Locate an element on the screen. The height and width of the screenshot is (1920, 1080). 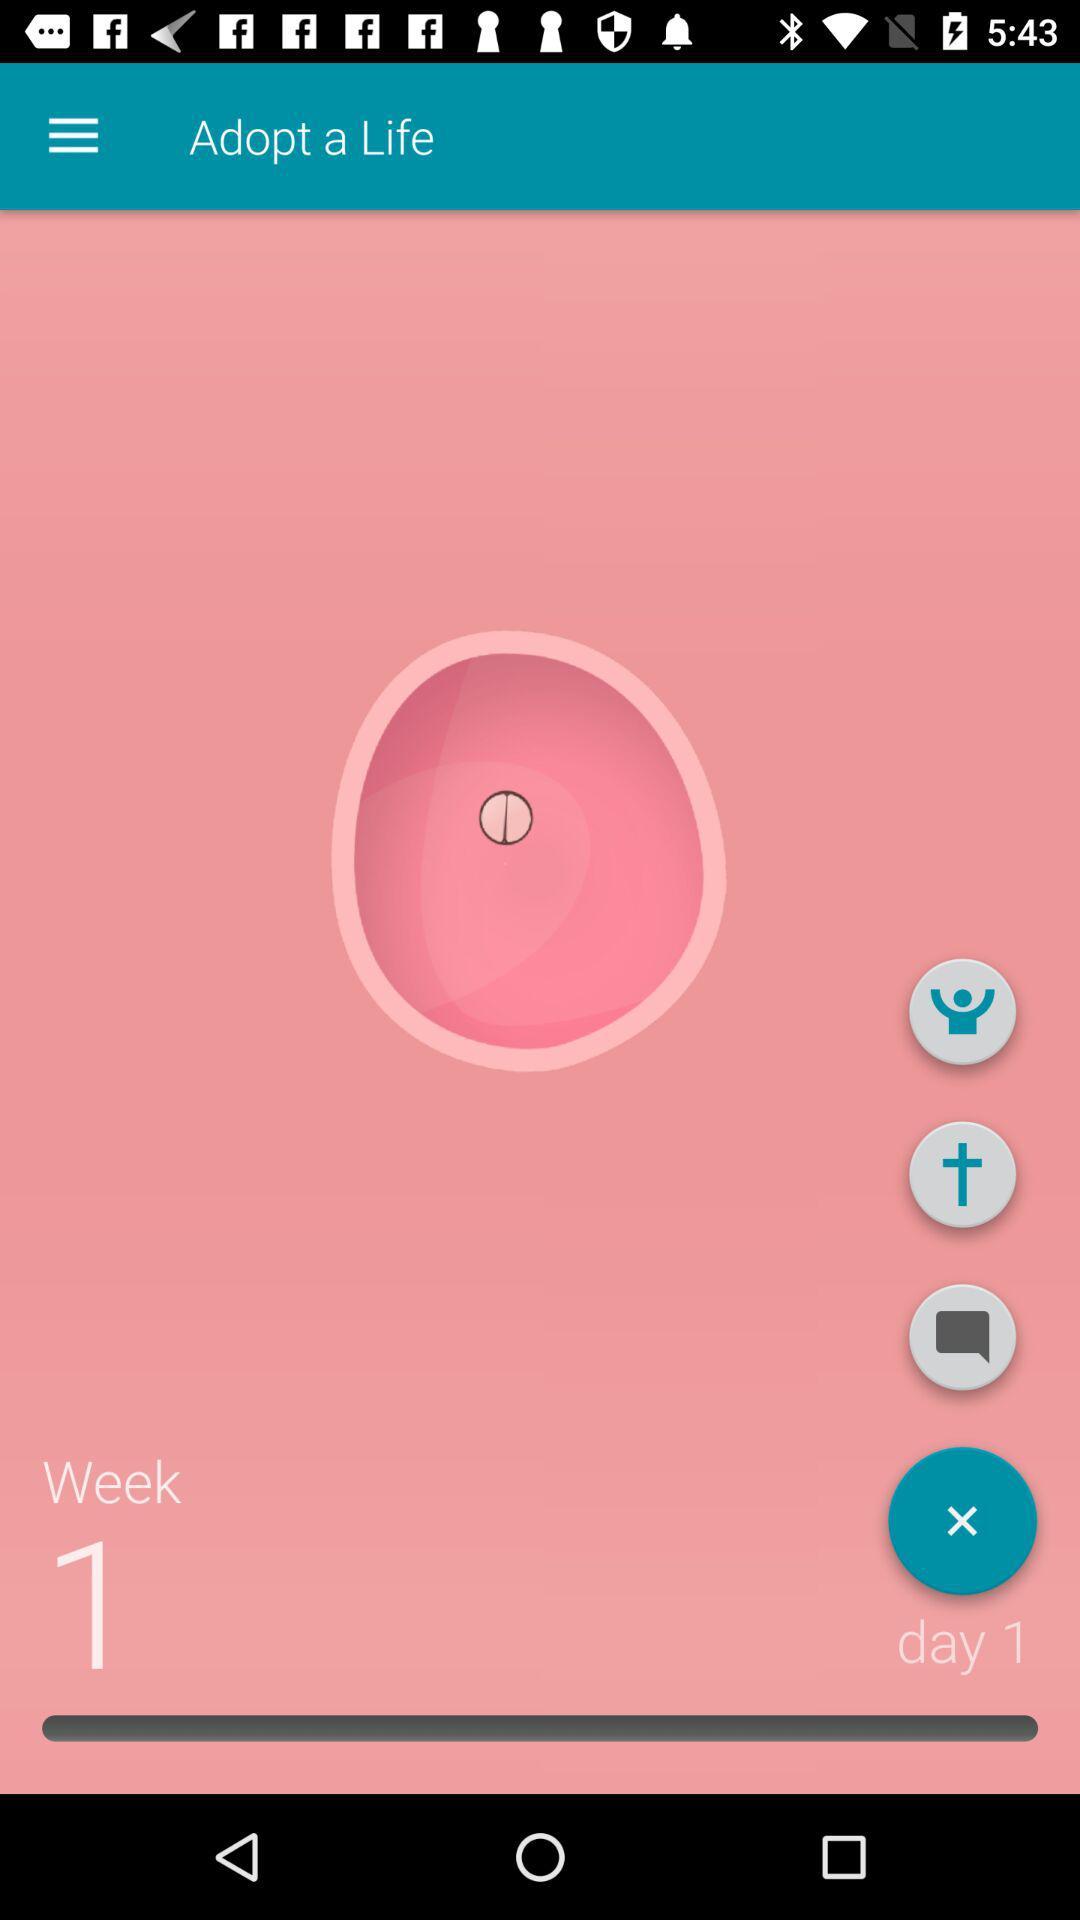
chat button messages is located at coordinates (961, 1345).